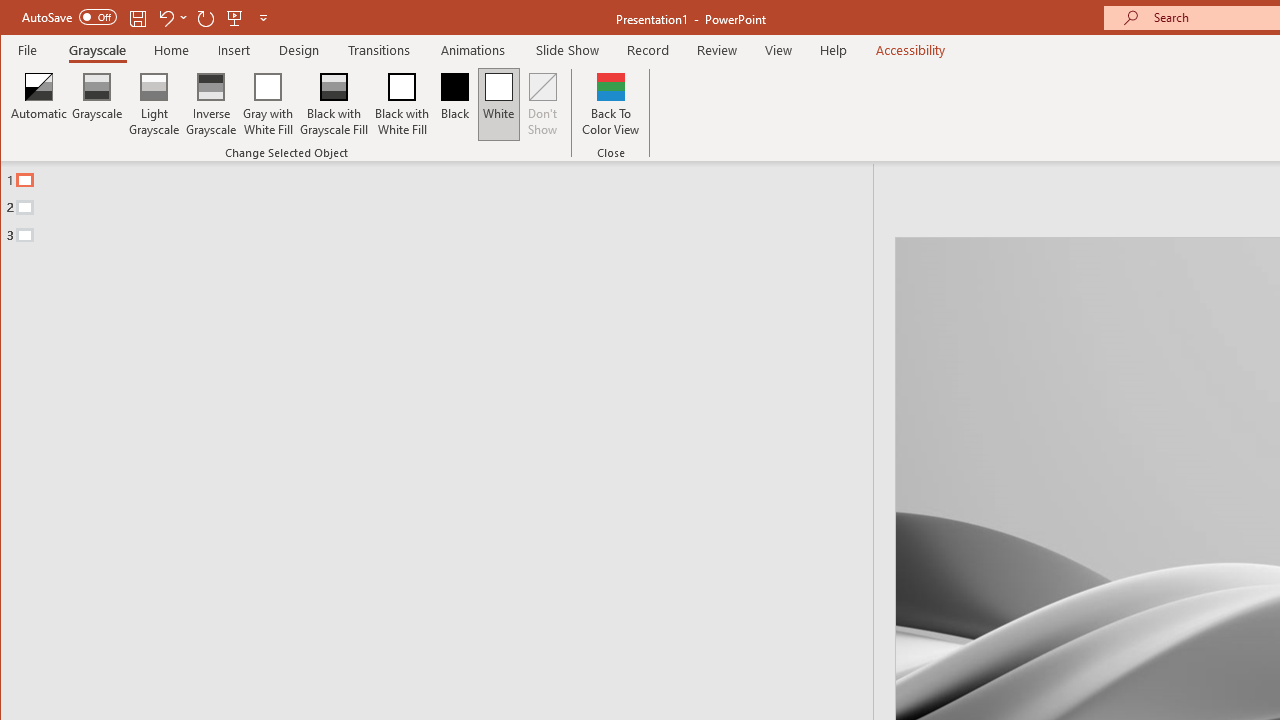 Image resolution: width=1280 pixels, height=720 pixels. I want to click on 'Gray with White Fill', so click(267, 104).